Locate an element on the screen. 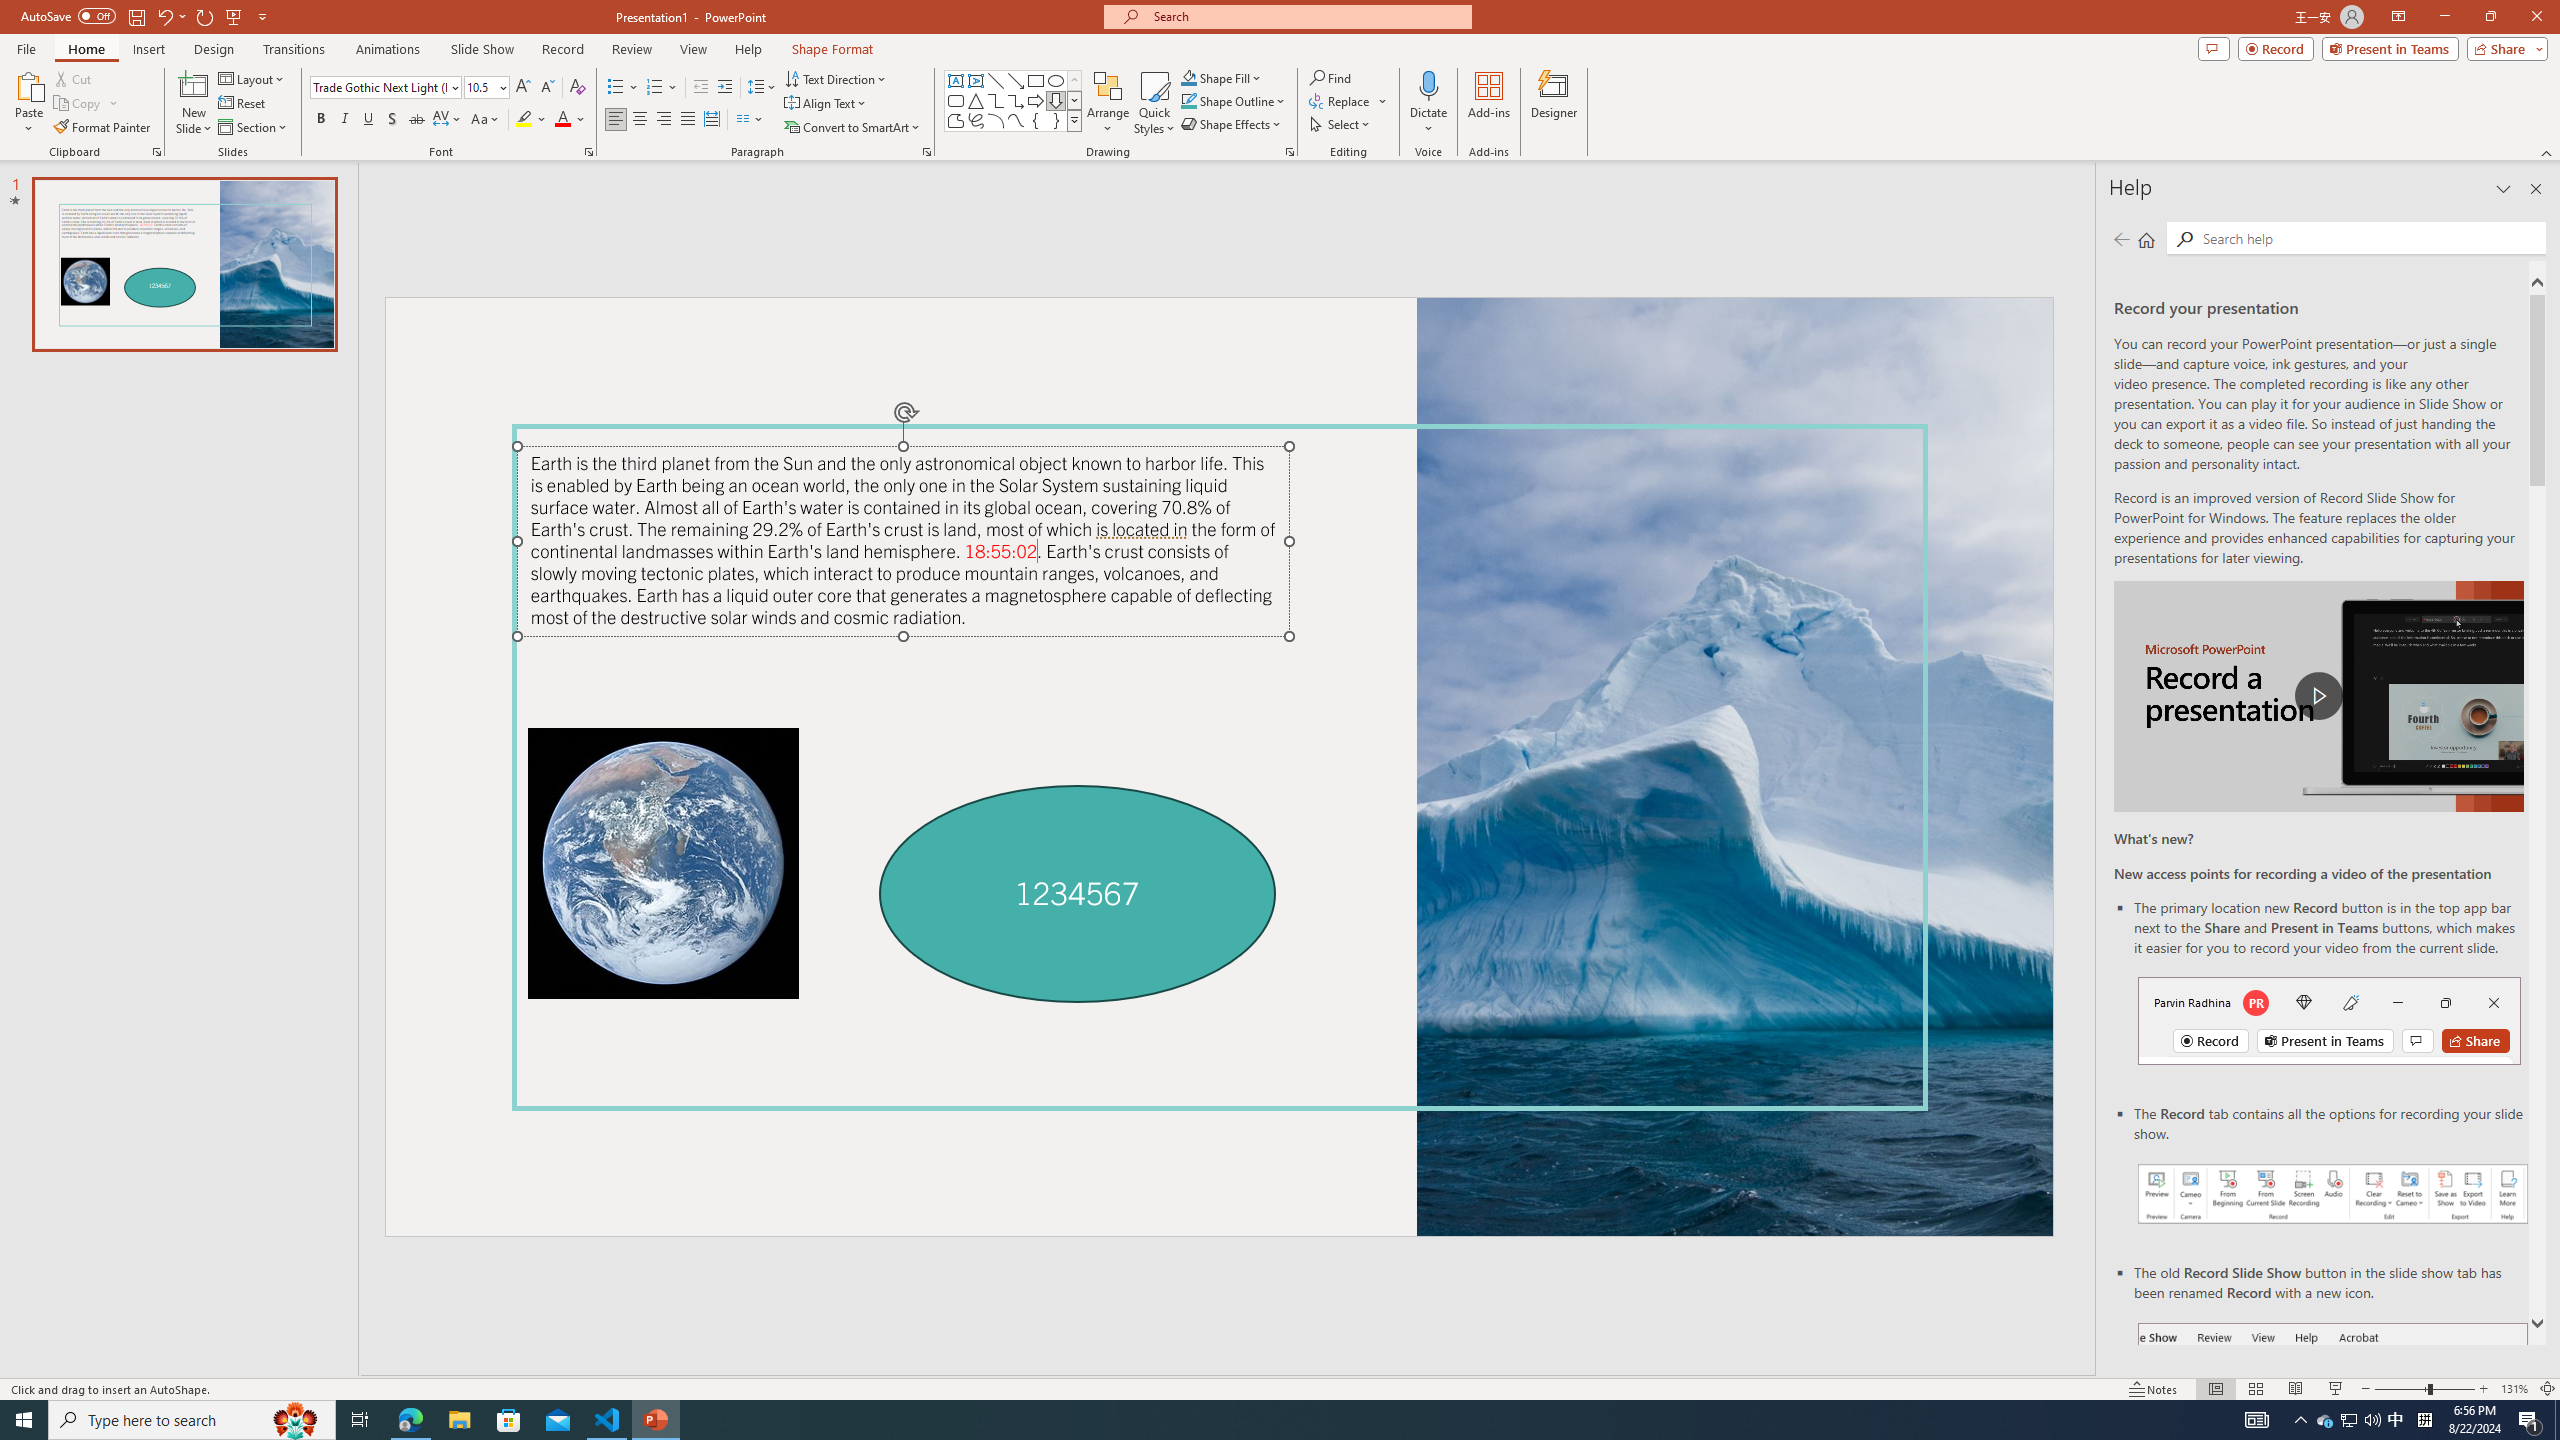  'play Record a Presentation' is located at coordinates (2318, 696).